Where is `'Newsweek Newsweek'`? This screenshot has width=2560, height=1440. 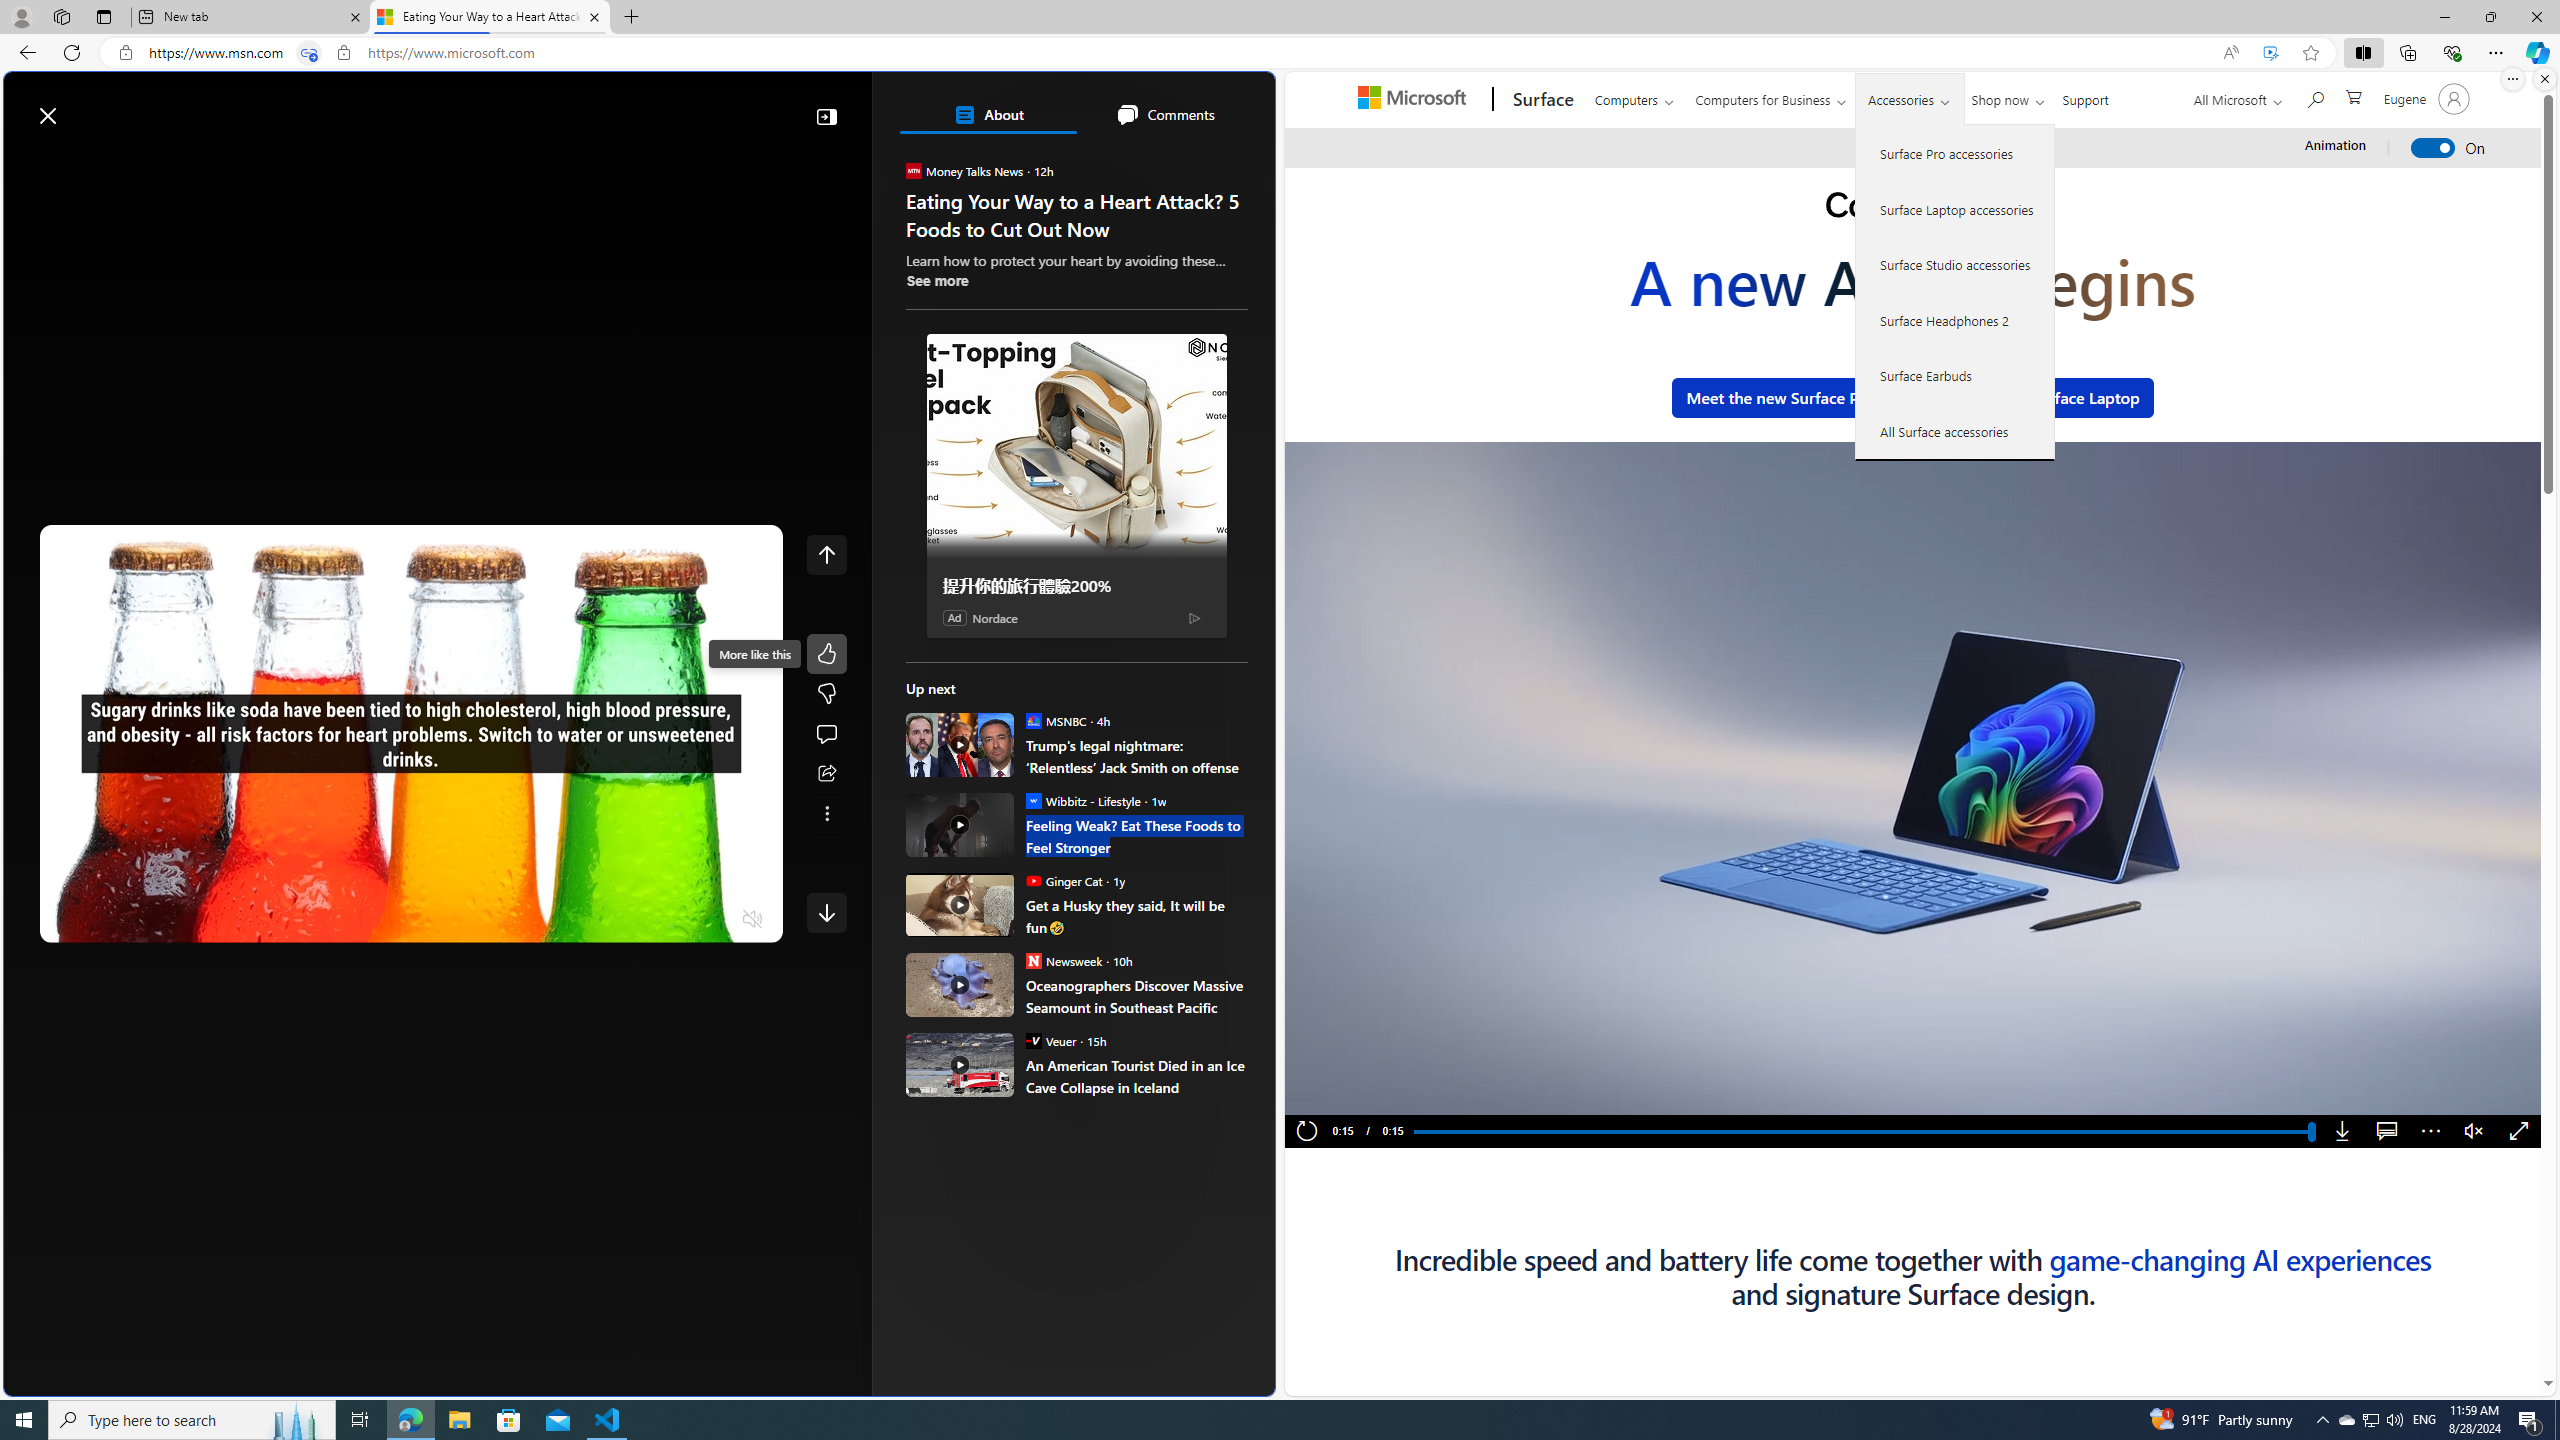 'Newsweek Newsweek' is located at coordinates (1063, 960).